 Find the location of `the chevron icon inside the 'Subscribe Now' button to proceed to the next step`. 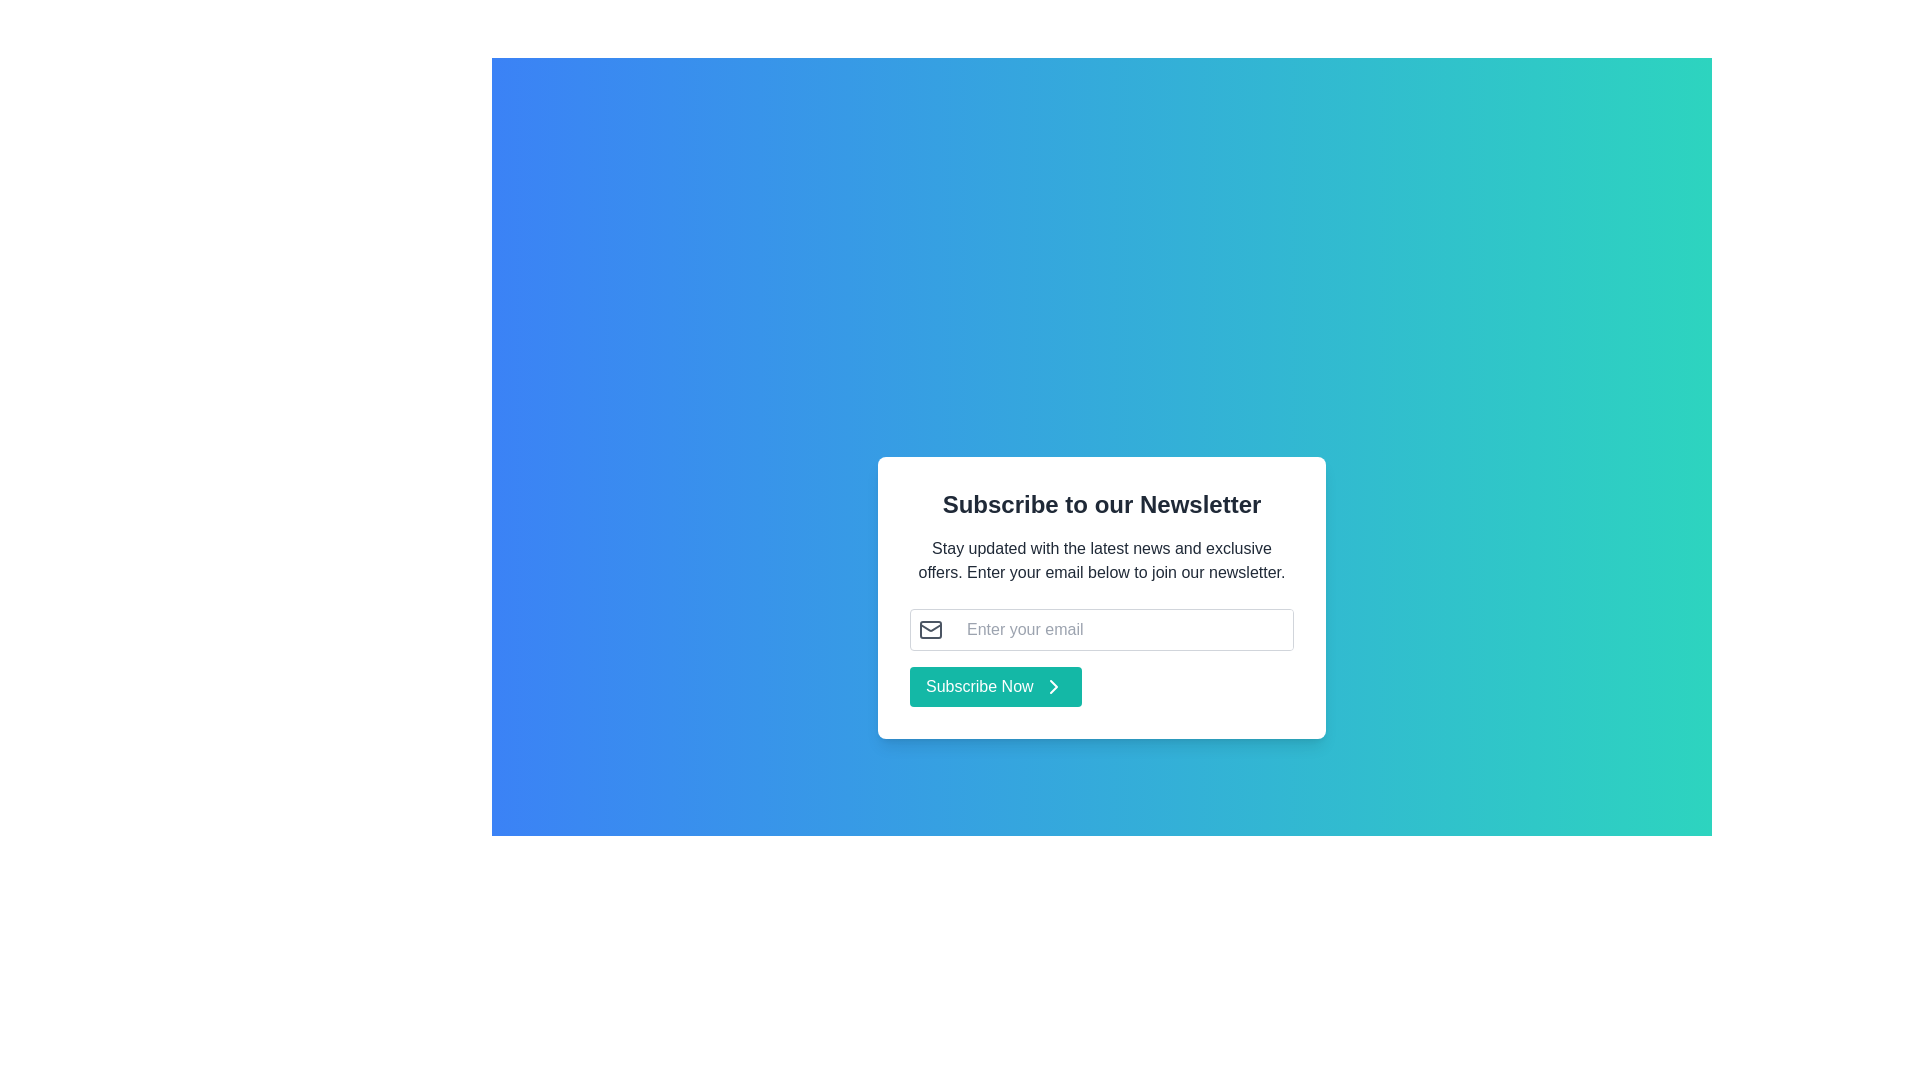

the chevron icon inside the 'Subscribe Now' button to proceed to the next step is located at coordinates (1052, 685).